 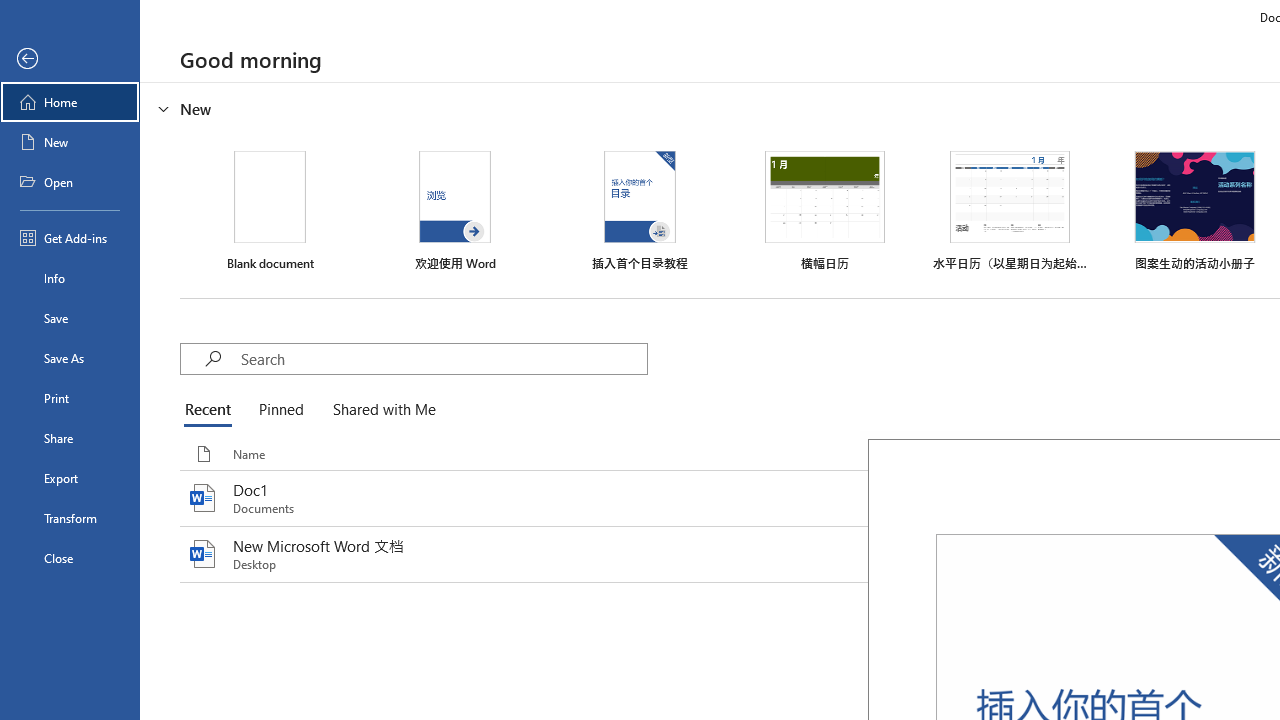 What do you see at coordinates (69, 277) in the screenshot?
I see `'Info'` at bounding box center [69, 277].